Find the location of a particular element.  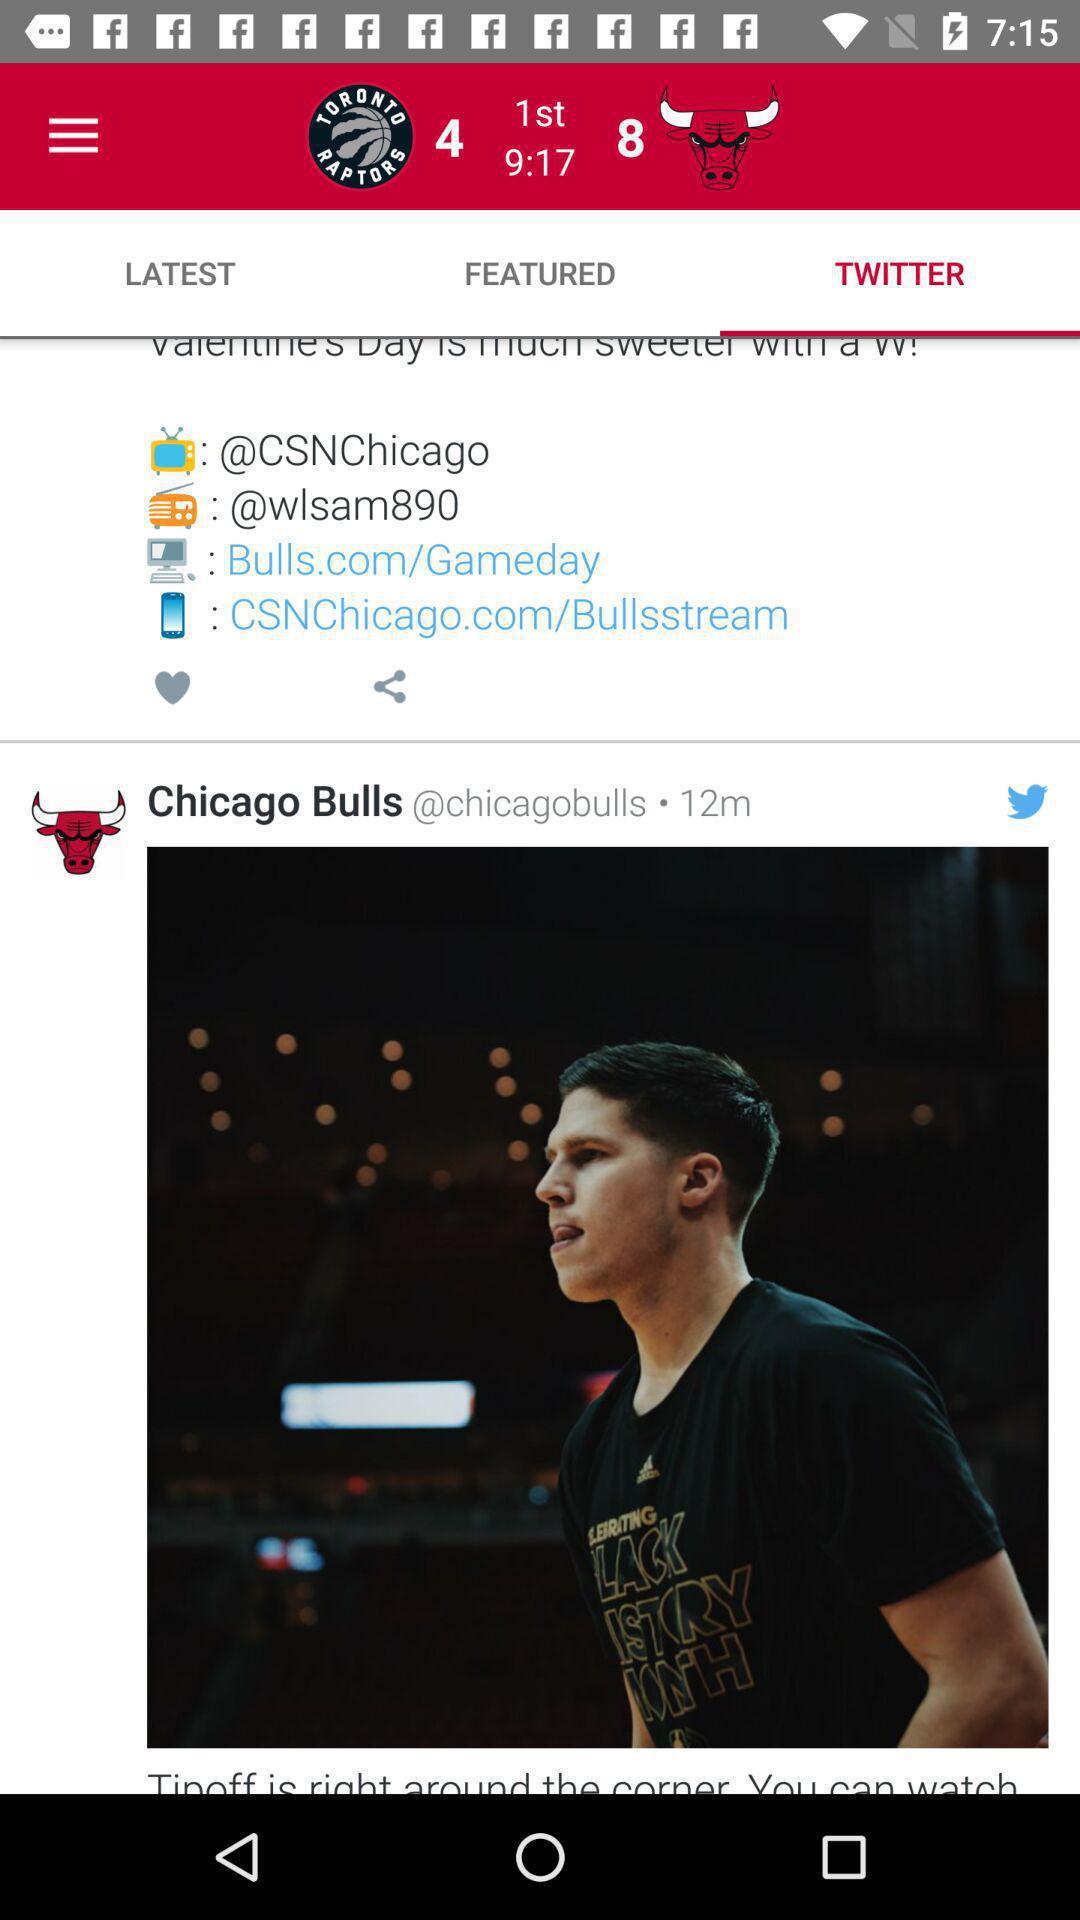

icon above the chicago bulls icon is located at coordinates (171, 690).